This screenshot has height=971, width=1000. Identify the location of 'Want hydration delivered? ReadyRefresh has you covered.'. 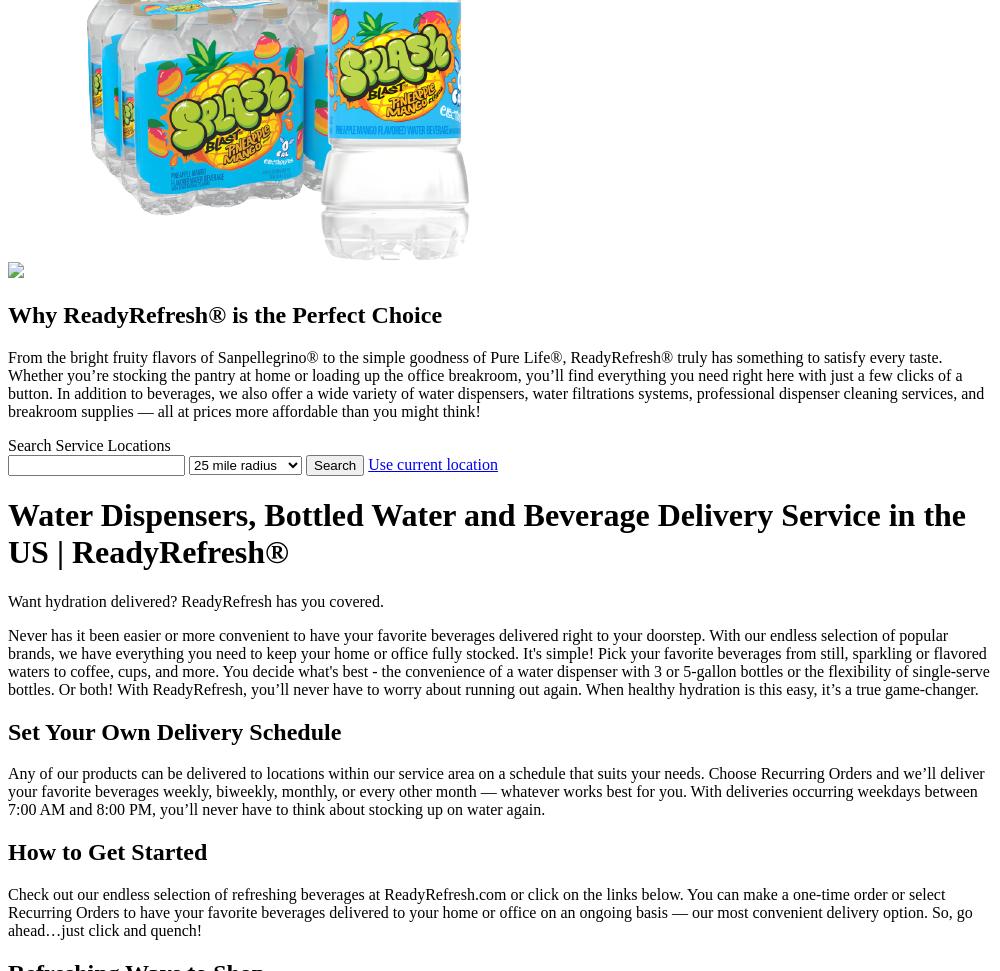
(194, 599).